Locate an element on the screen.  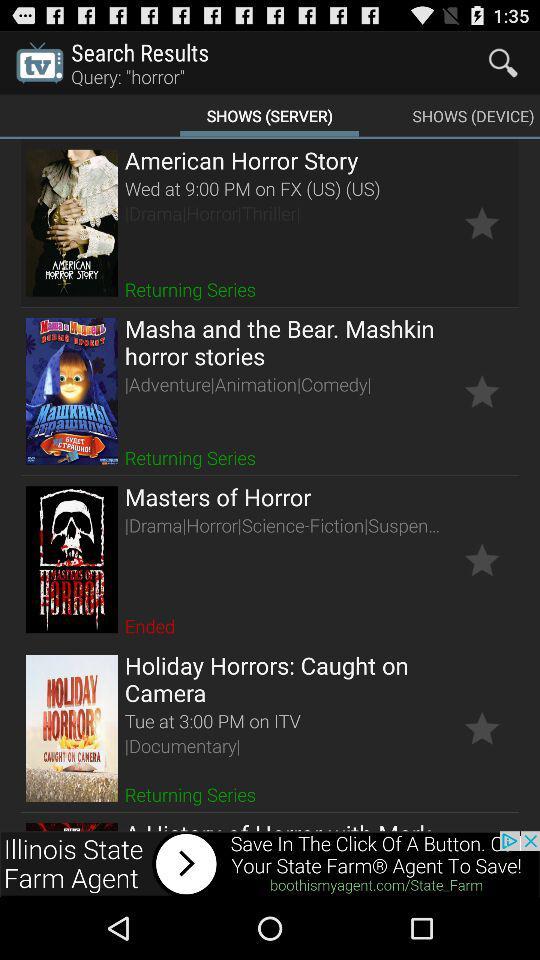
setings option is located at coordinates (481, 727).